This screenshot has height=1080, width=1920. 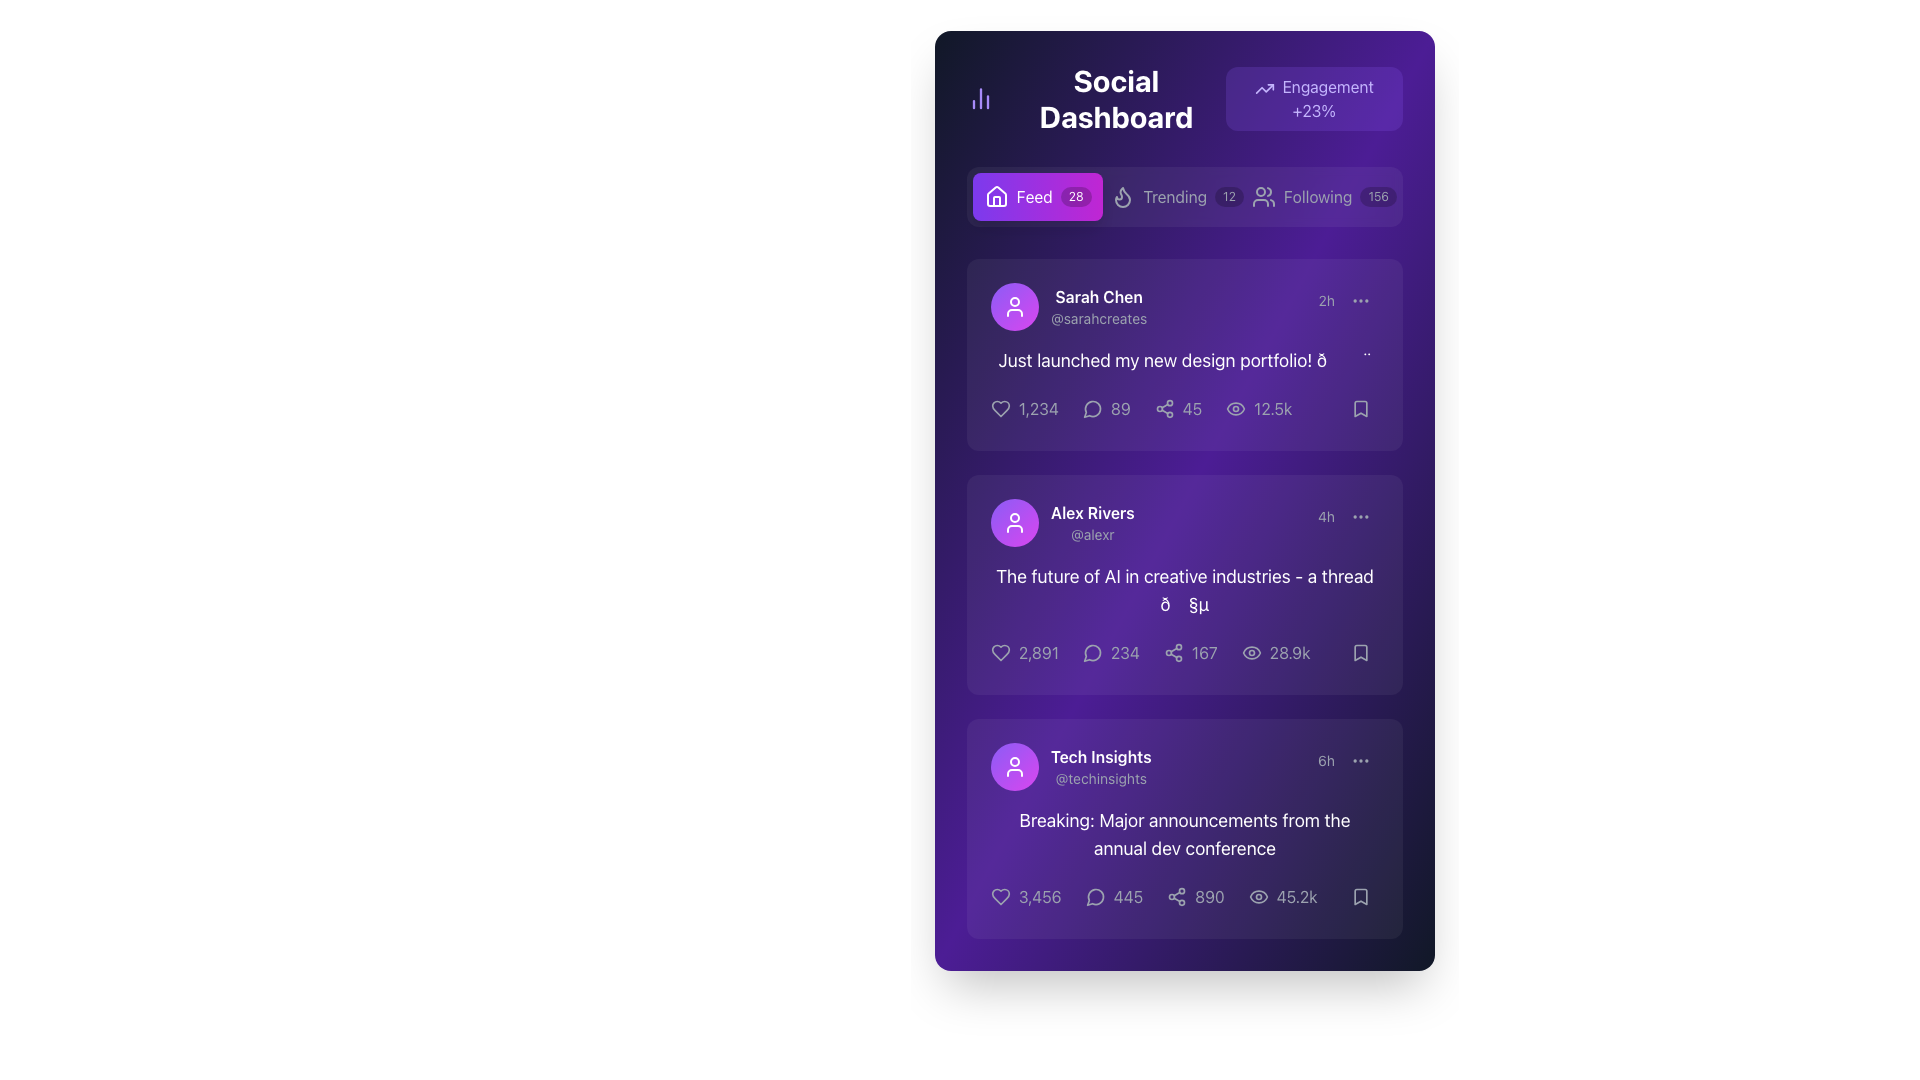 What do you see at coordinates (1026, 896) in the screenshot?
I see `the heart icon of the interactive counter displaying '3,456' likes in the bottom-left corner of the 'Tech Insights' card to like or unlike the post` at bounding box center [1026, 896].